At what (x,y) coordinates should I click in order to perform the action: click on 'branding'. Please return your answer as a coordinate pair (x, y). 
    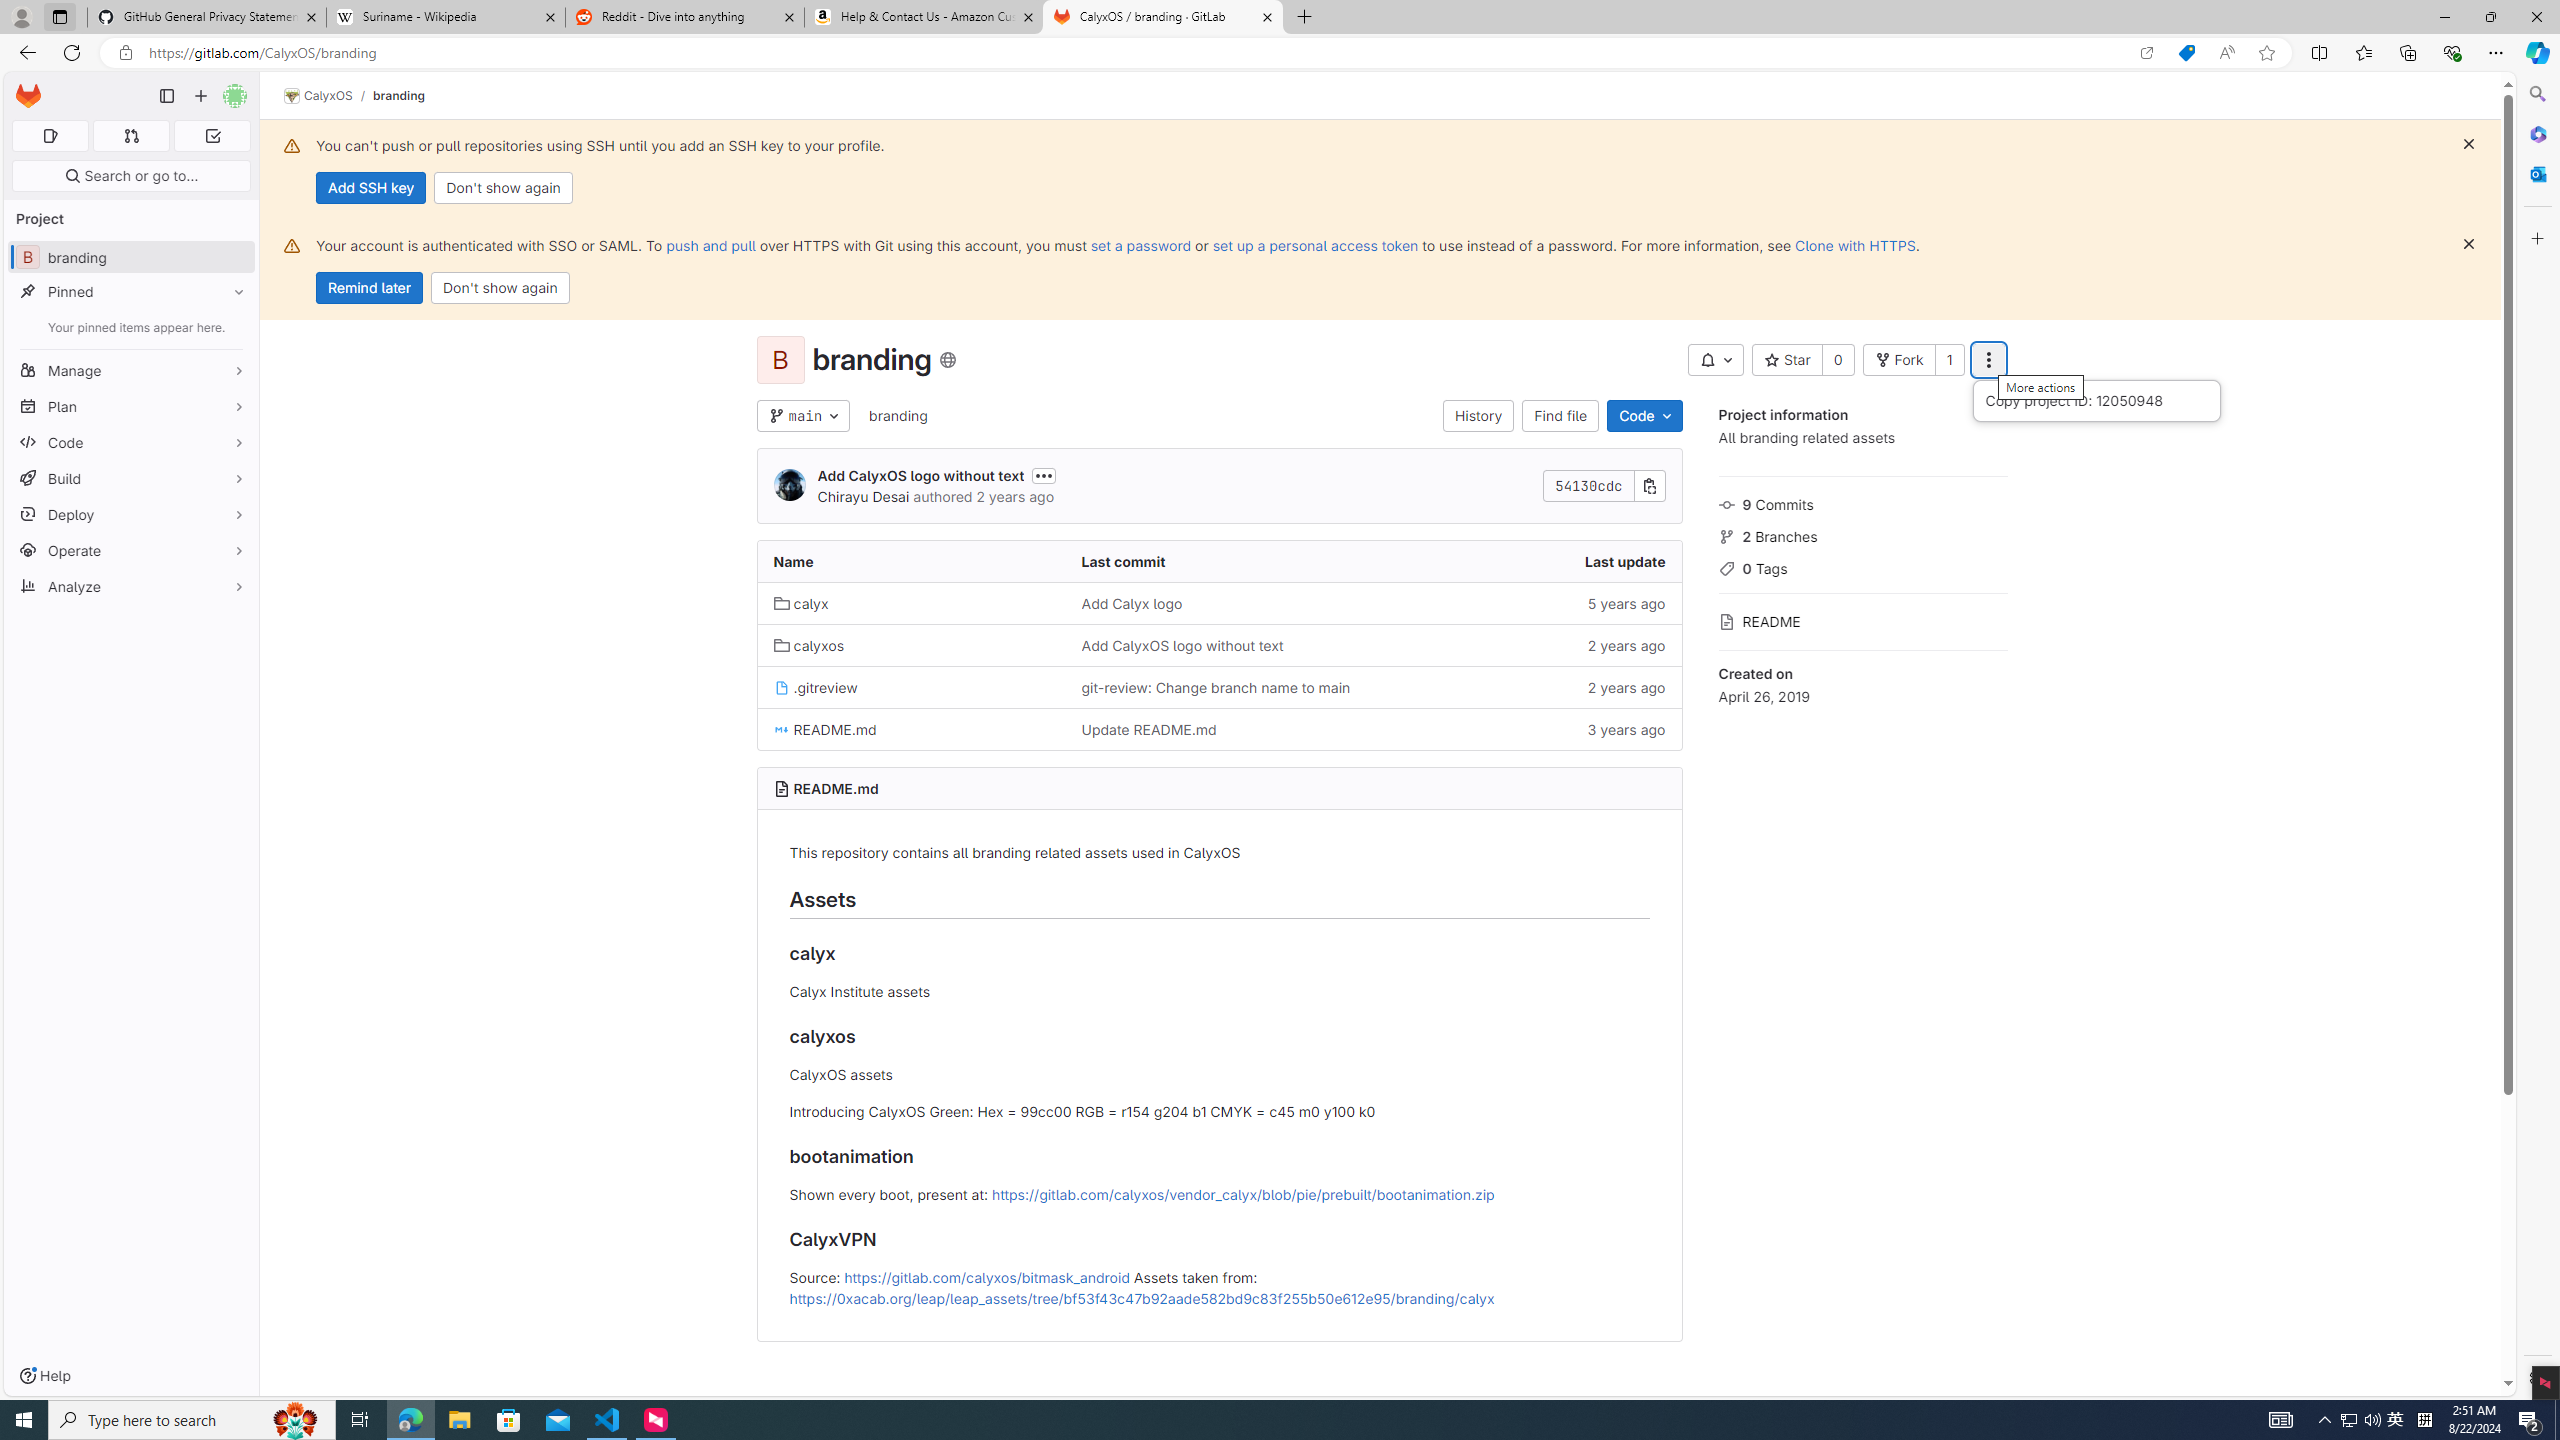
    Looking at the image, I should click on (896, 415).